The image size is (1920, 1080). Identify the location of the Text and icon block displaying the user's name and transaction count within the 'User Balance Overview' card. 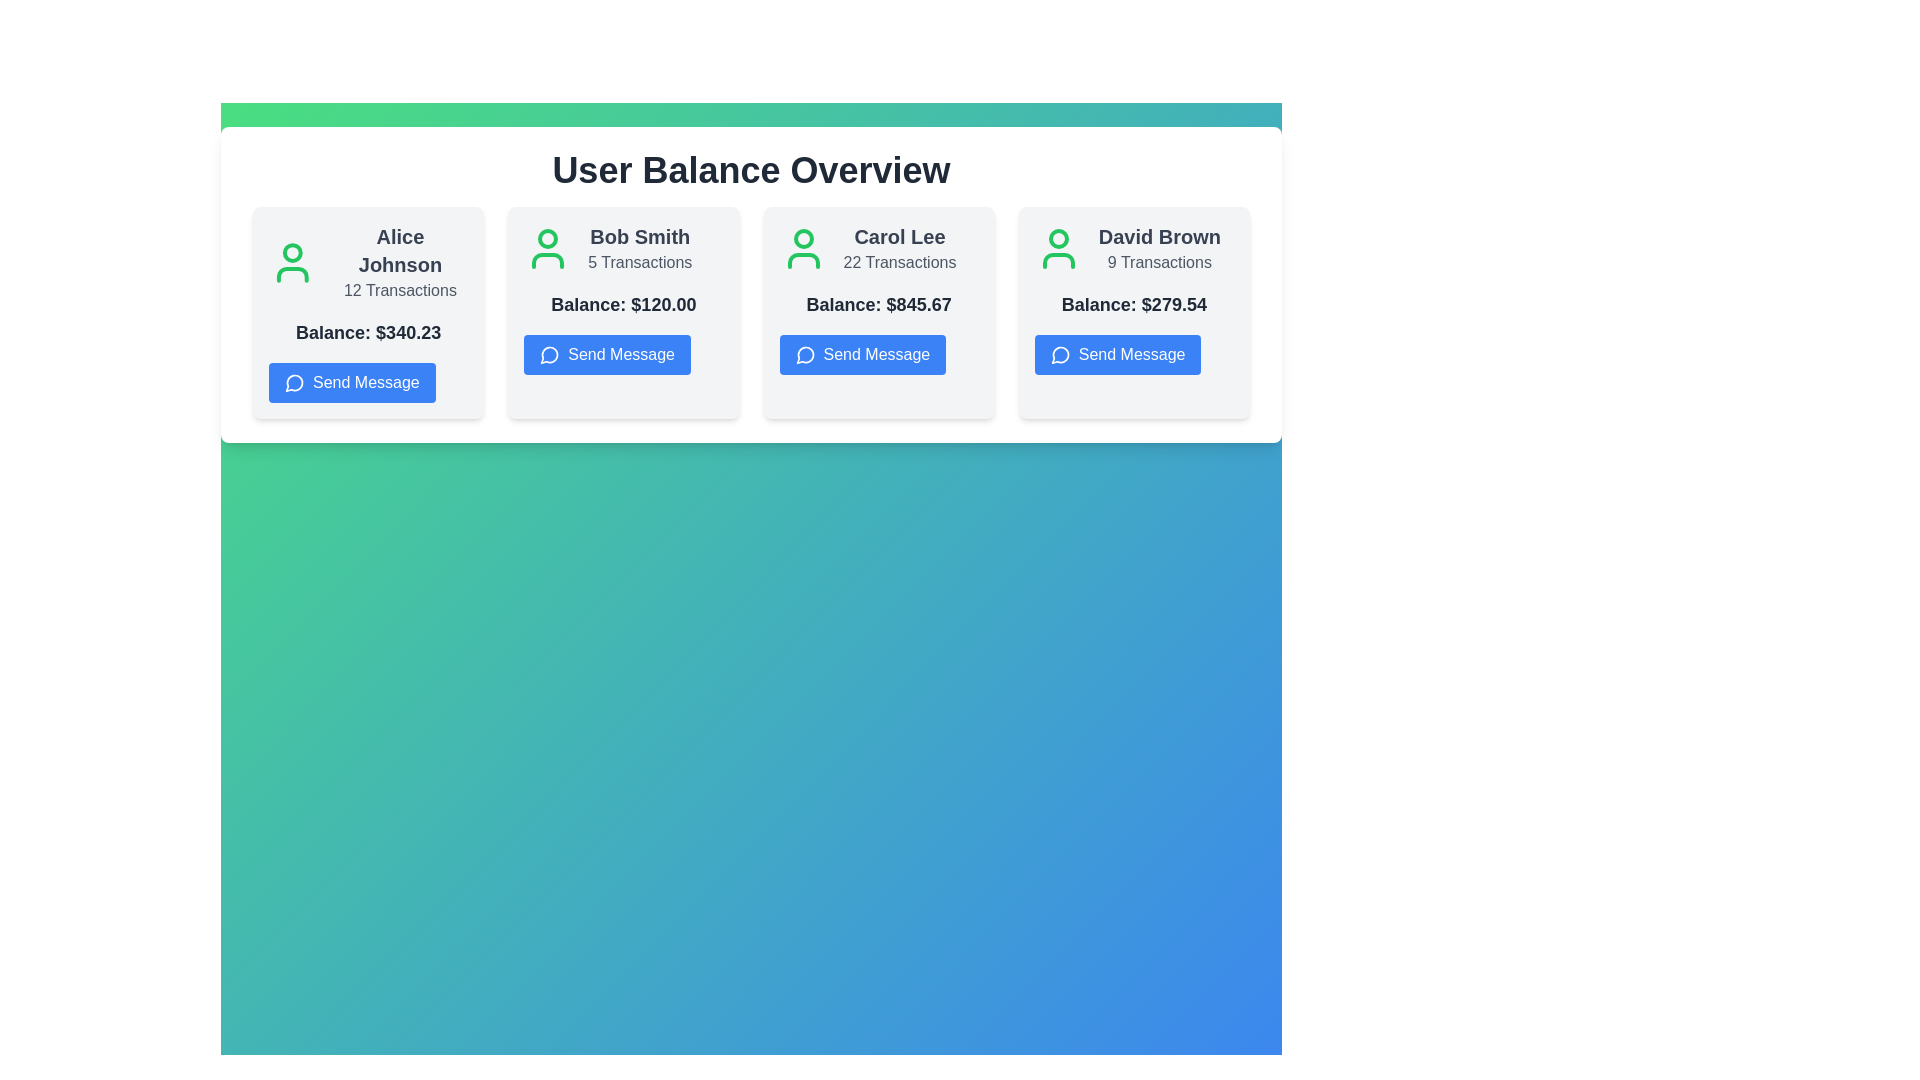
(622, 248).